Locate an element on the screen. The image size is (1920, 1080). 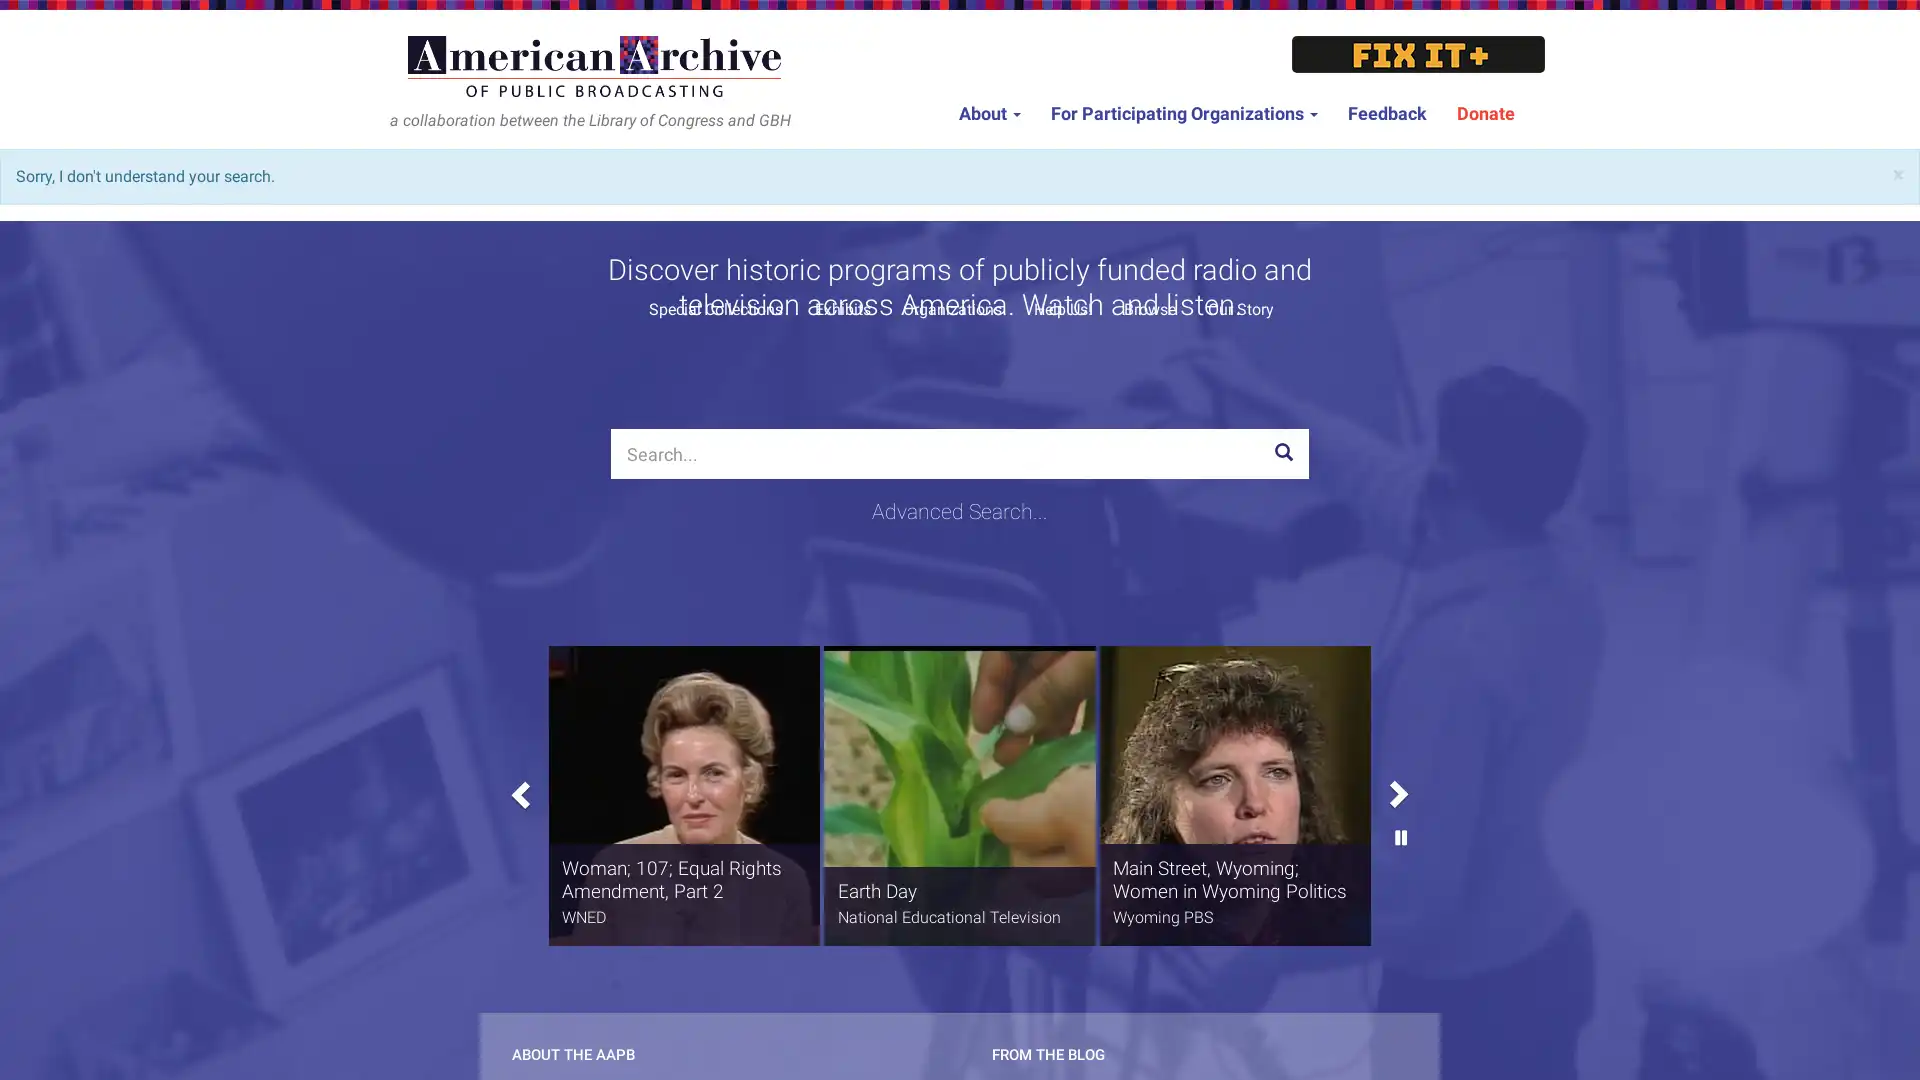
About is located at coordinates (989, 114).